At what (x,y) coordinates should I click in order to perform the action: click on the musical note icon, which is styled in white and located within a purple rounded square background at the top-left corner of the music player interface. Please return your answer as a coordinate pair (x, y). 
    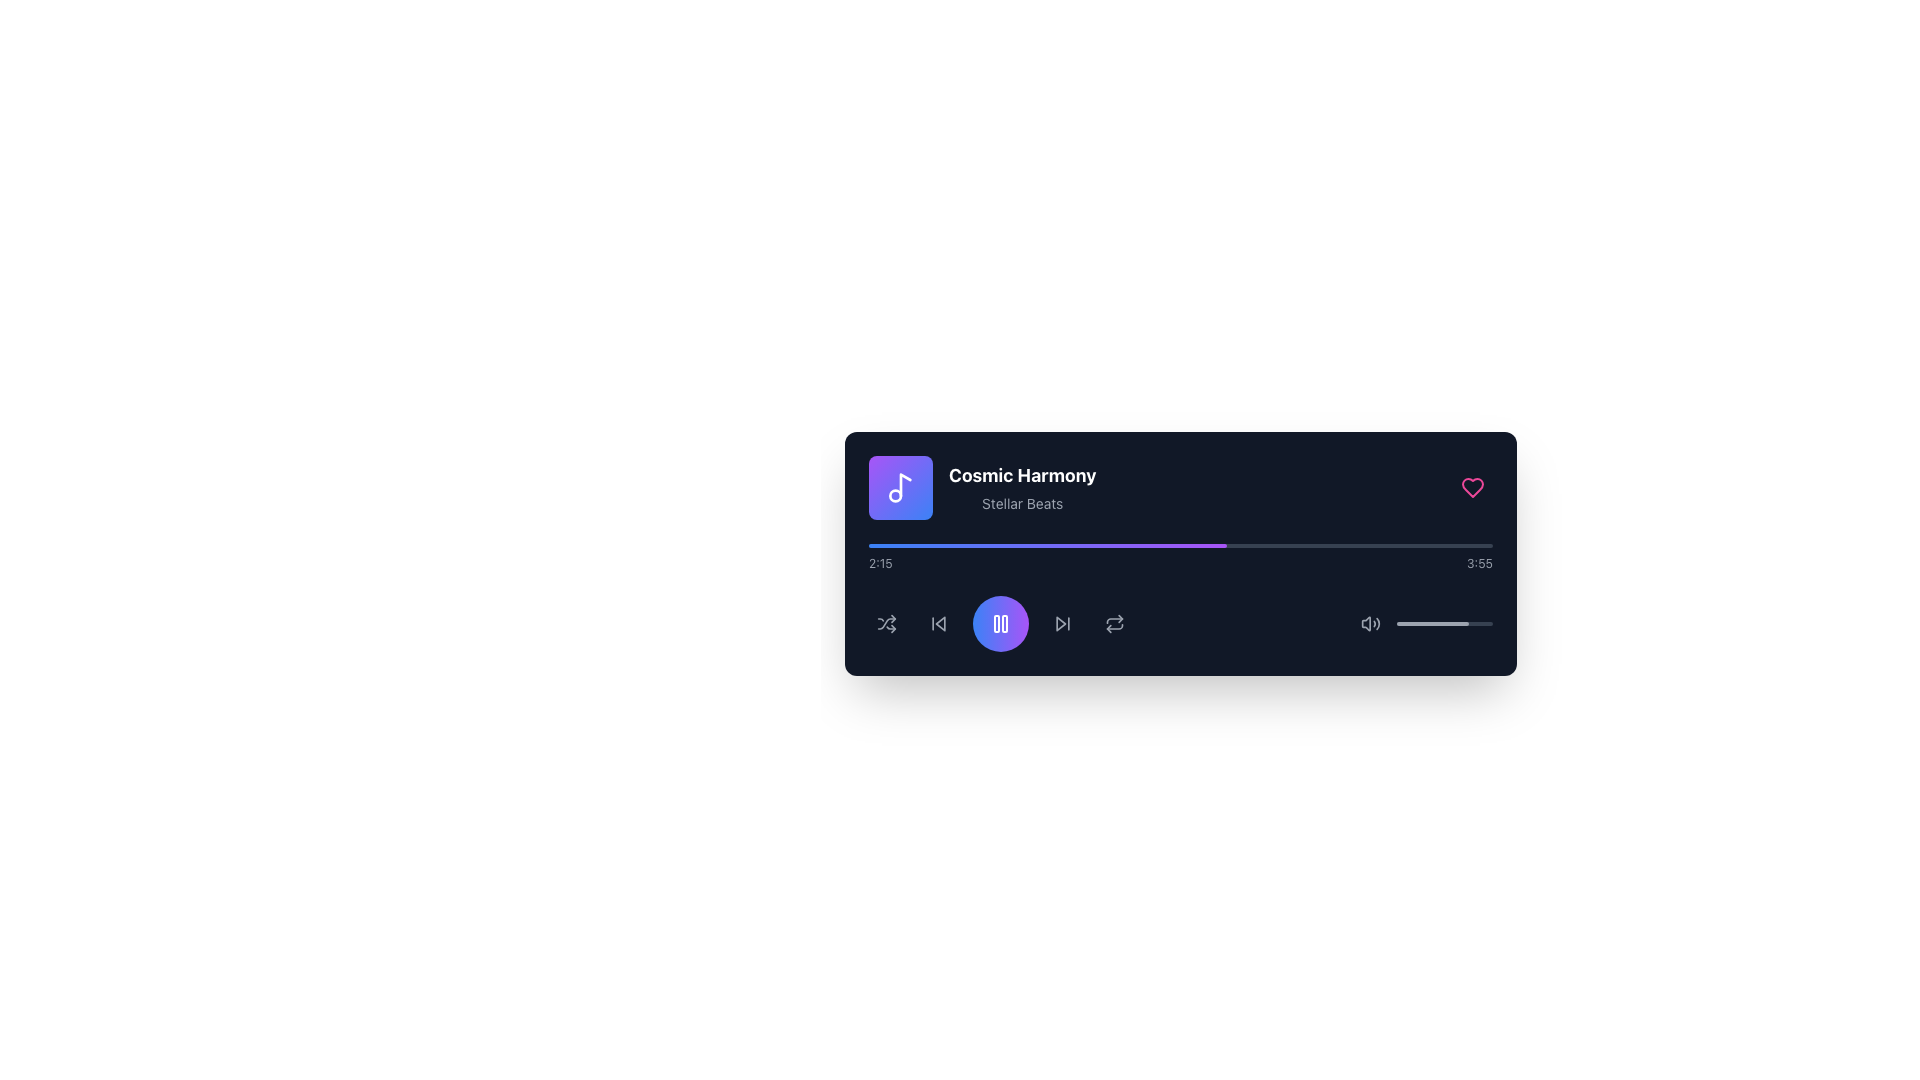
    Looking at the image, I should click on (900, 488).